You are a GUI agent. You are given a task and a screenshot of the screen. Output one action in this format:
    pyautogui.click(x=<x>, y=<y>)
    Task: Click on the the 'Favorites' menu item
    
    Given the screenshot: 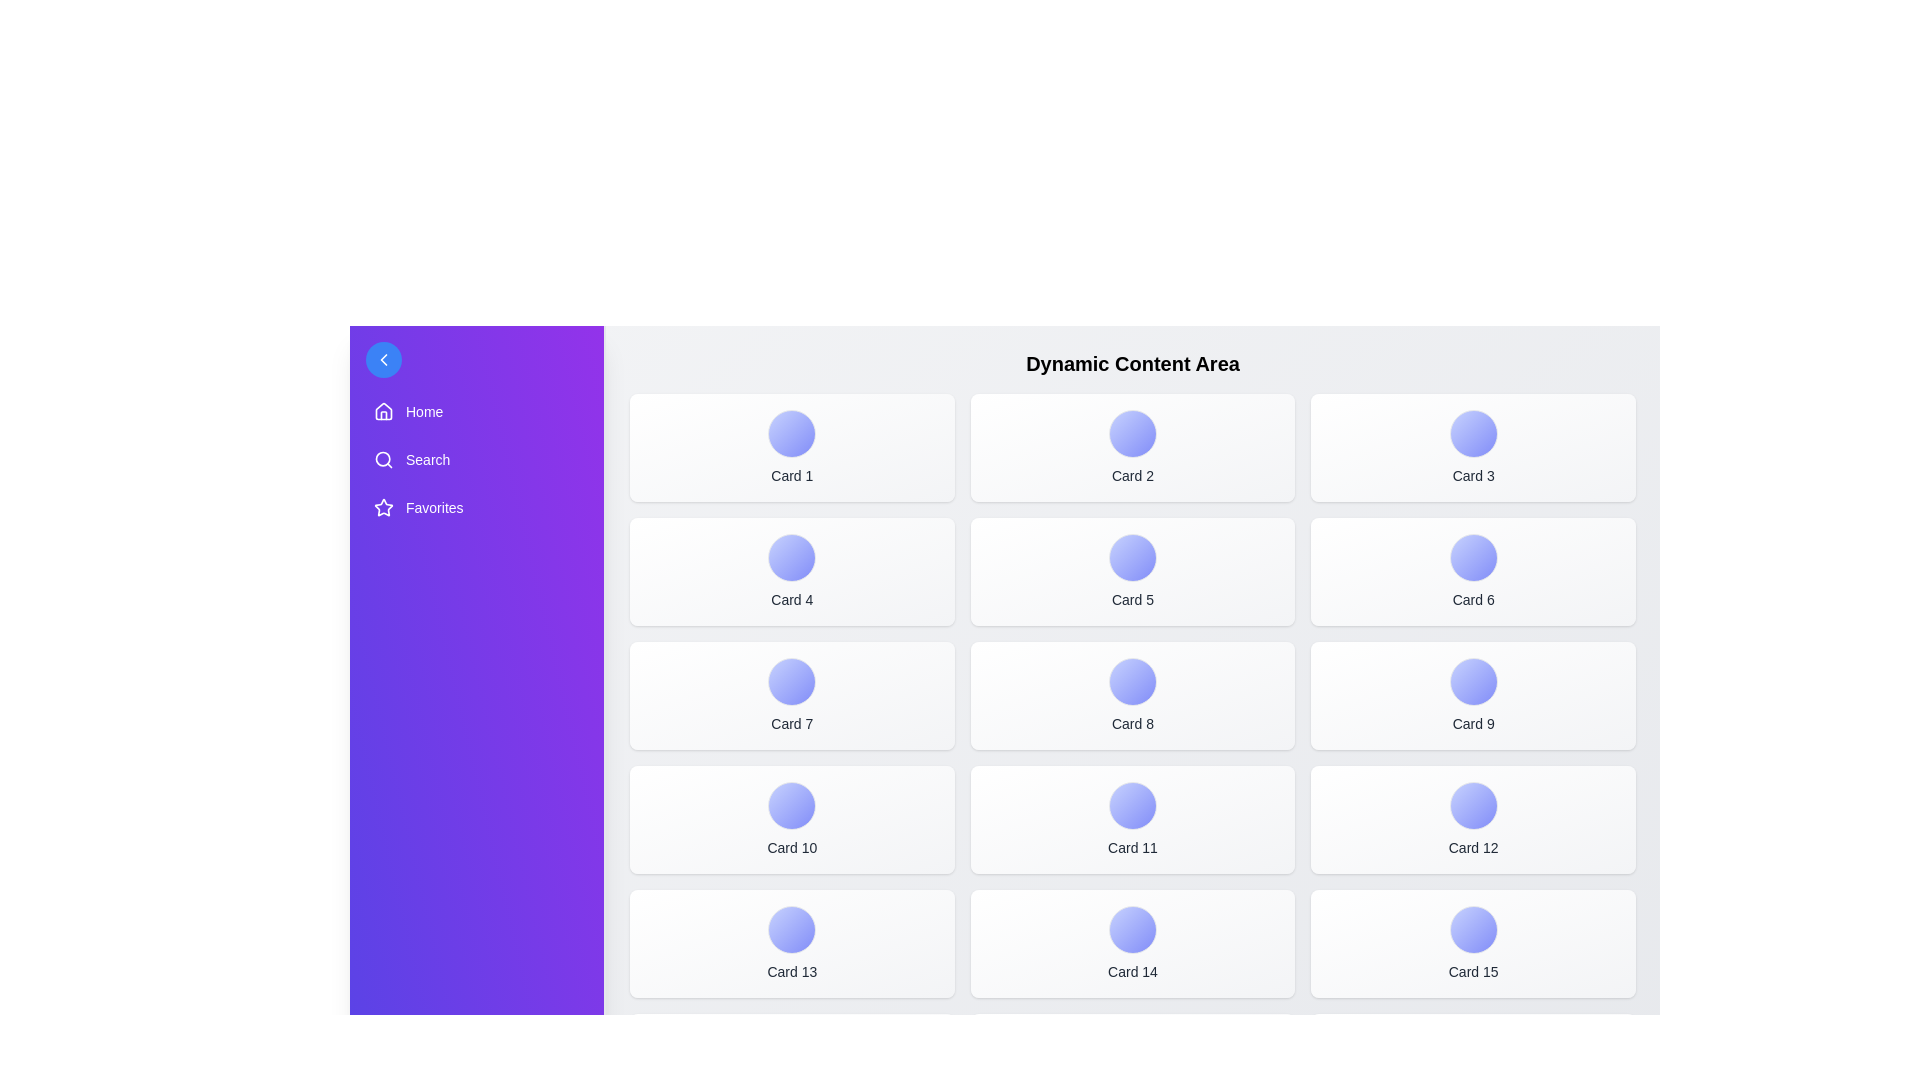 What is the action you would take?
    pyautogui.click(x=475, y=507)
    